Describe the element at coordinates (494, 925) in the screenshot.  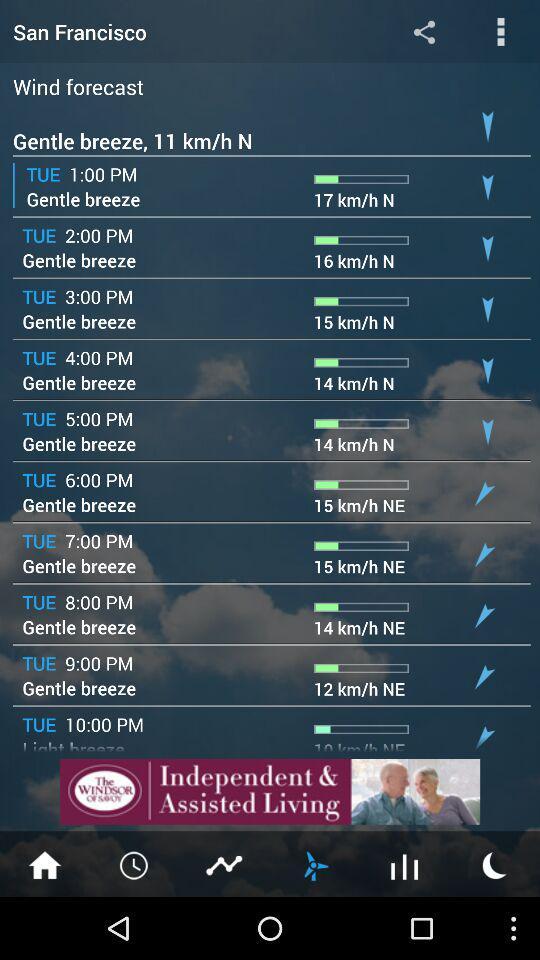
I see `the weather icon` at that location.